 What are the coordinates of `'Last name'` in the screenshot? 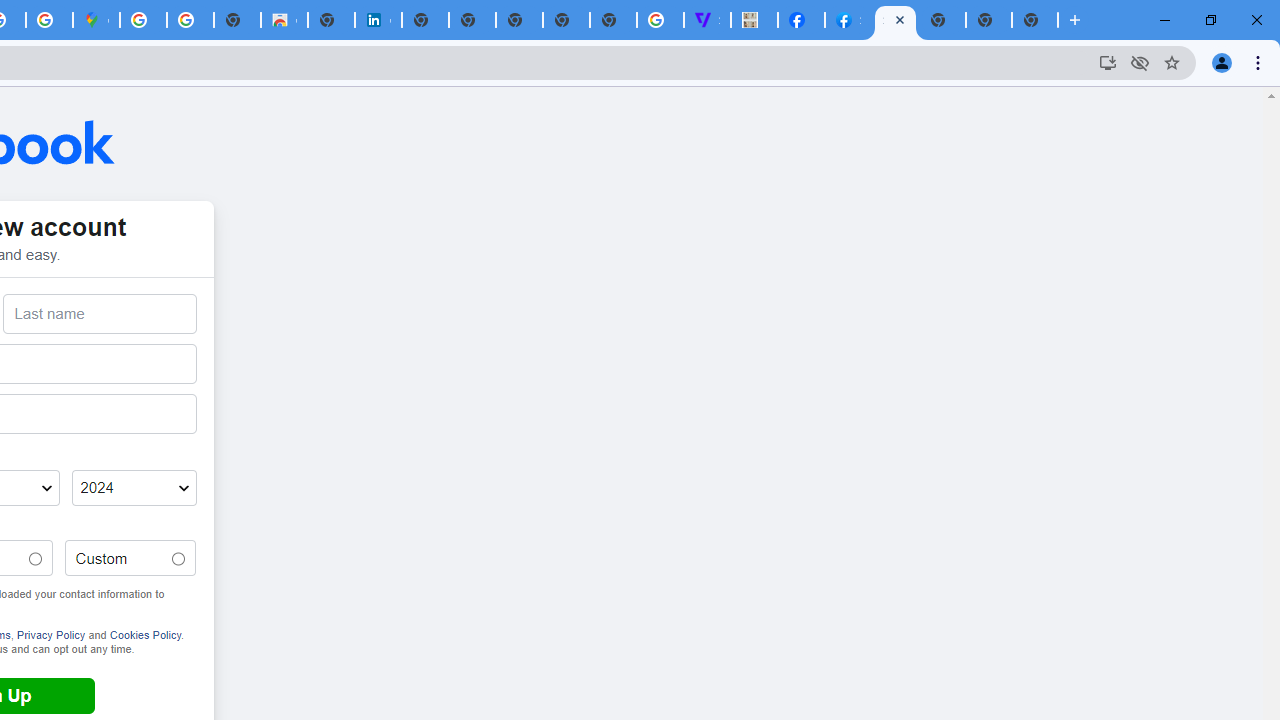 It's located at (98, 314).